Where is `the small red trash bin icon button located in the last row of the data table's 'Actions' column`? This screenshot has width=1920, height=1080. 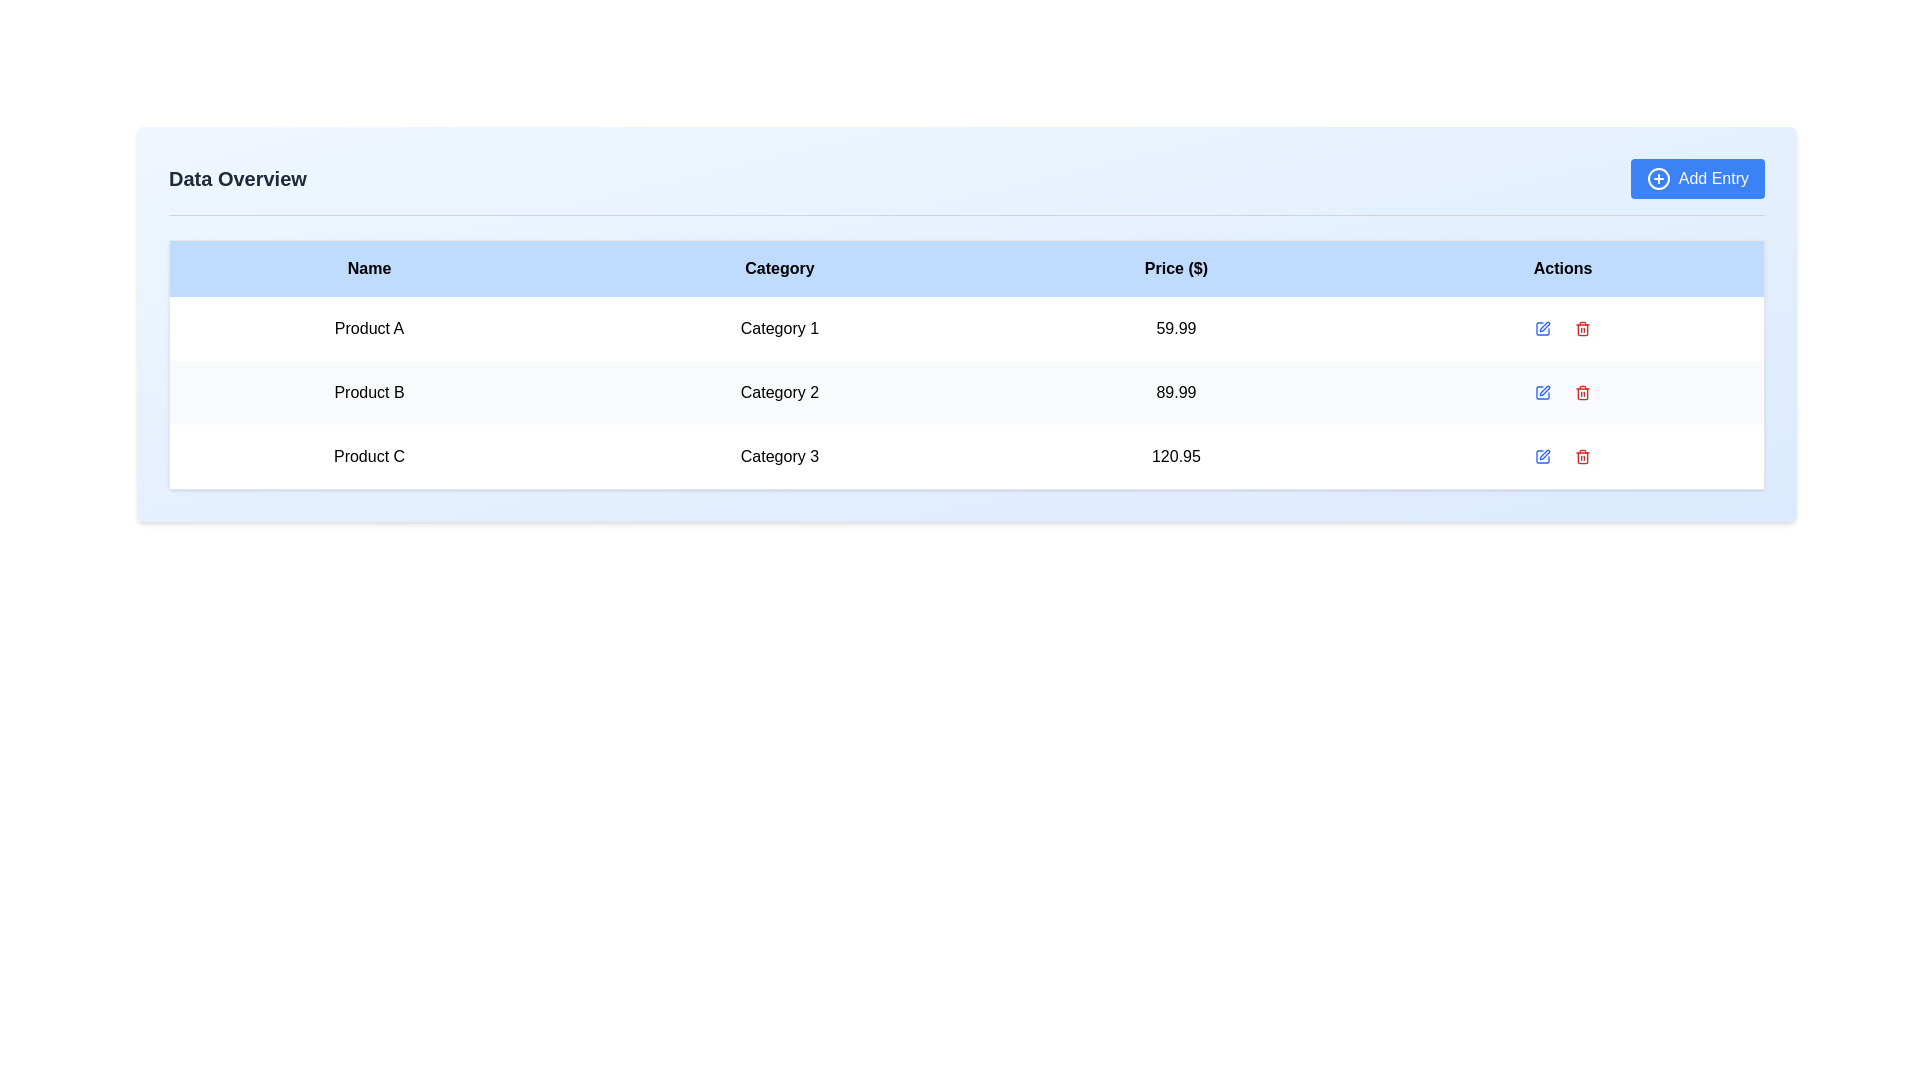
the small red trash bin icon button located in the last row of the data table's 'Actions' column is located at coordinates (1582, 456).